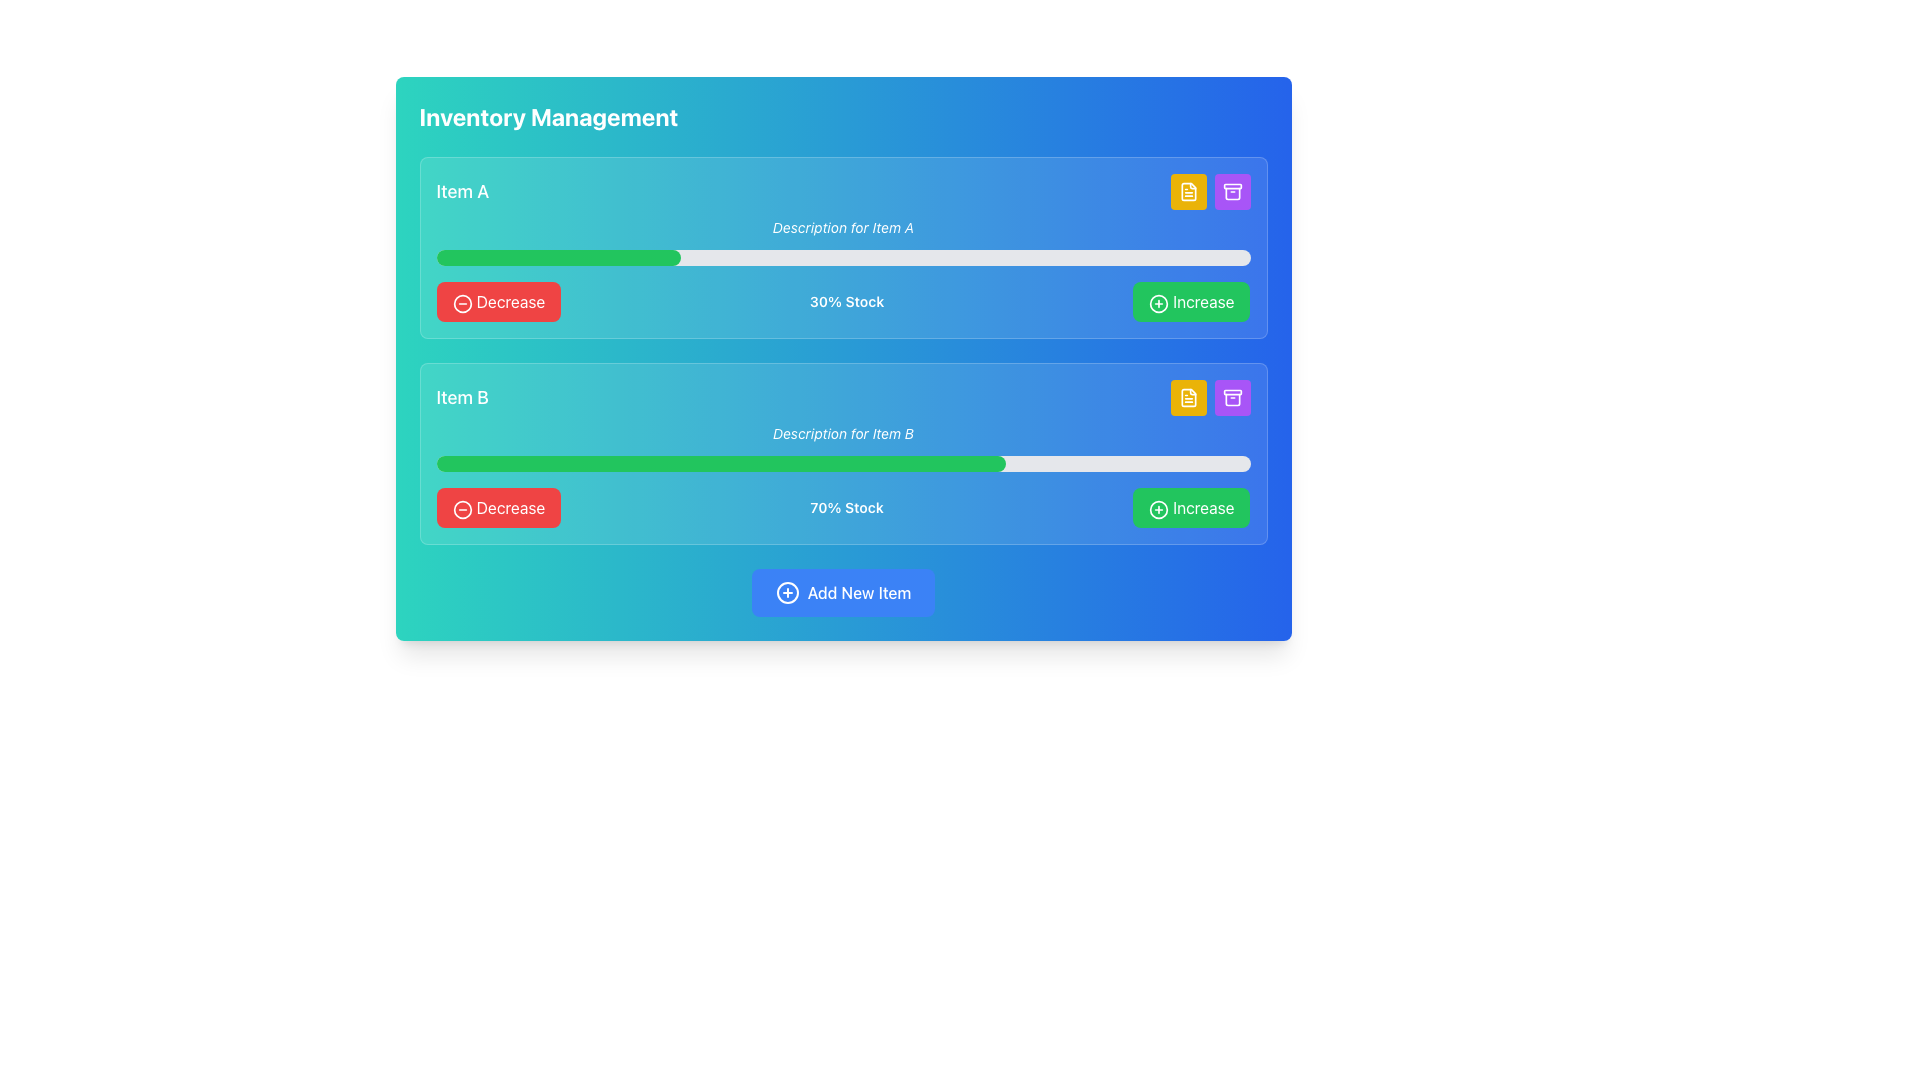 This screenshot has height=1080, width=1920. Describe the element at coordinates (1188, 192) in the screenshot. I see `the yellow document icon in the top-right section of the blue card for Item A, located adjacent to the purple trash can icon and above the green 'Increase' button` at that location.